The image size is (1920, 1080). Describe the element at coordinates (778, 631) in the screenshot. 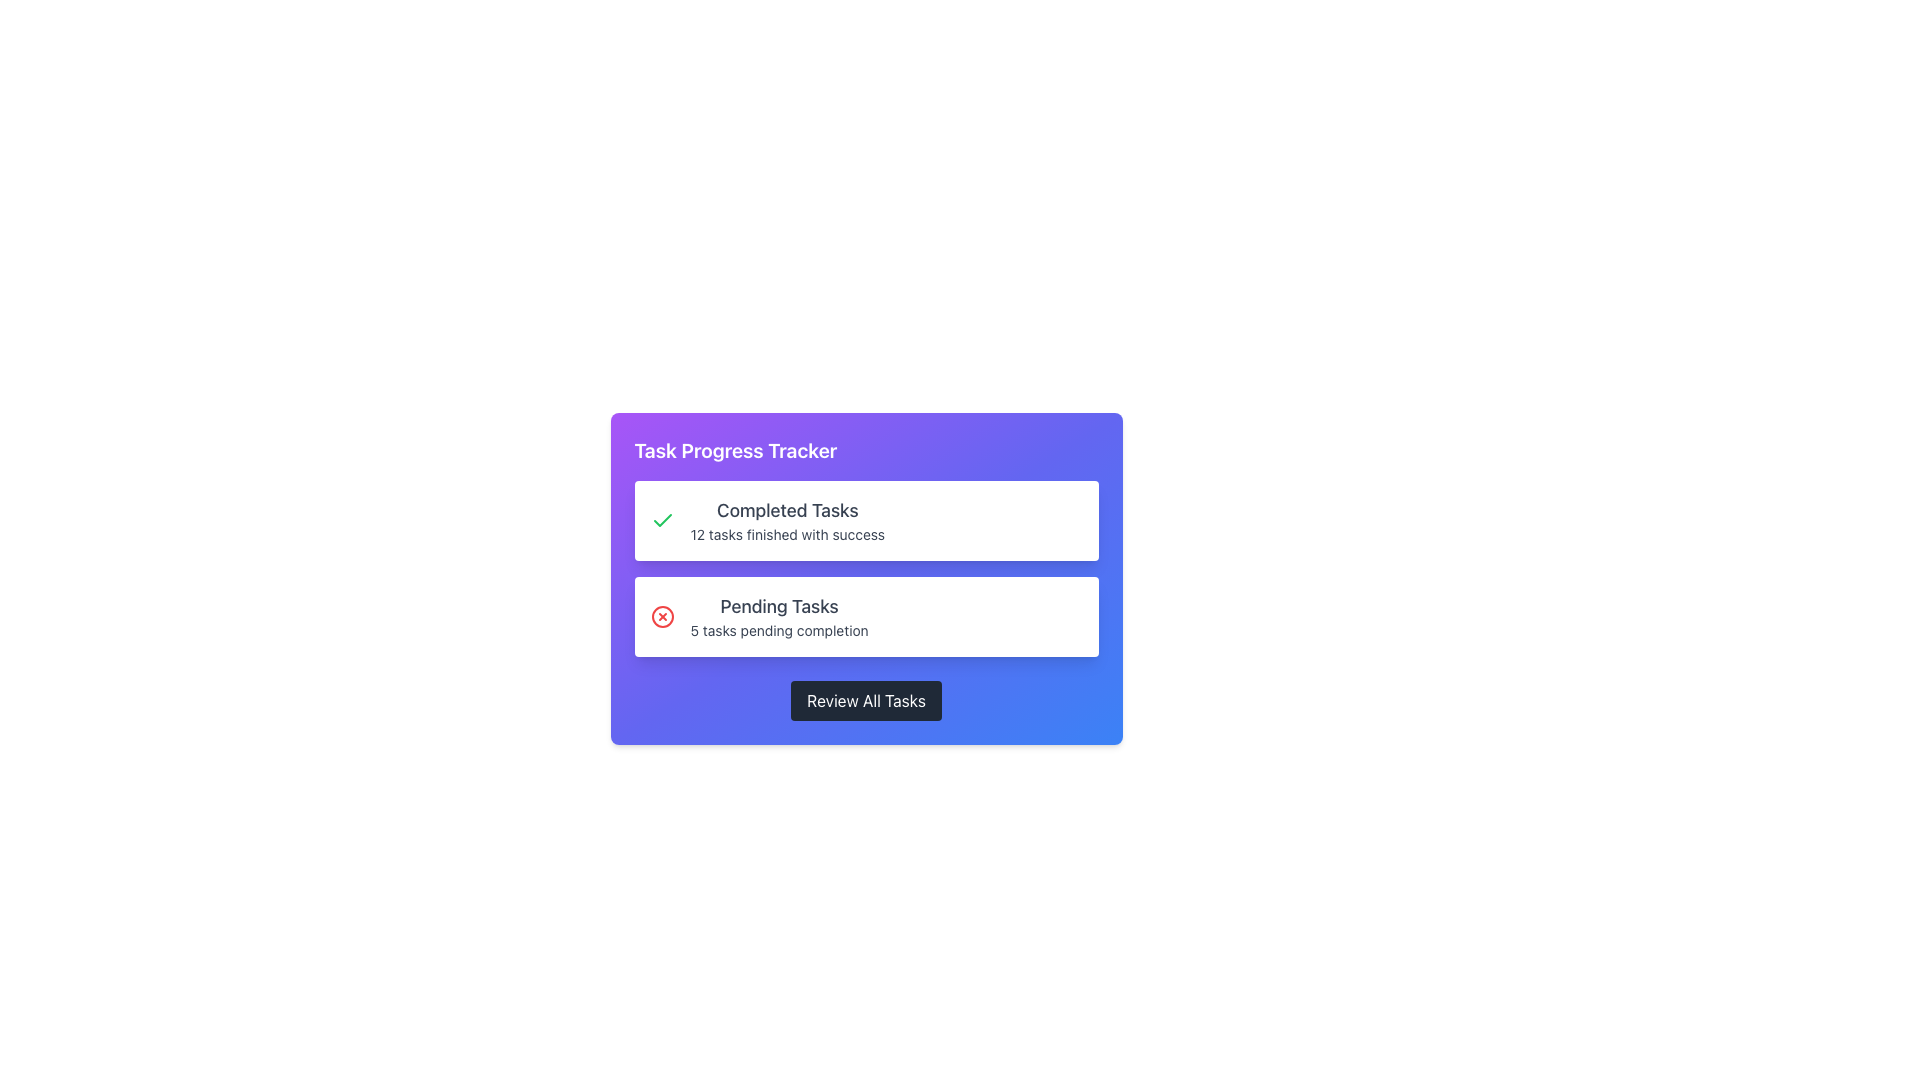

I see `the text label that summarizes the number of tasks not yet completed, located directly below the 'Pending Tasks' label in the task status card` at that location.